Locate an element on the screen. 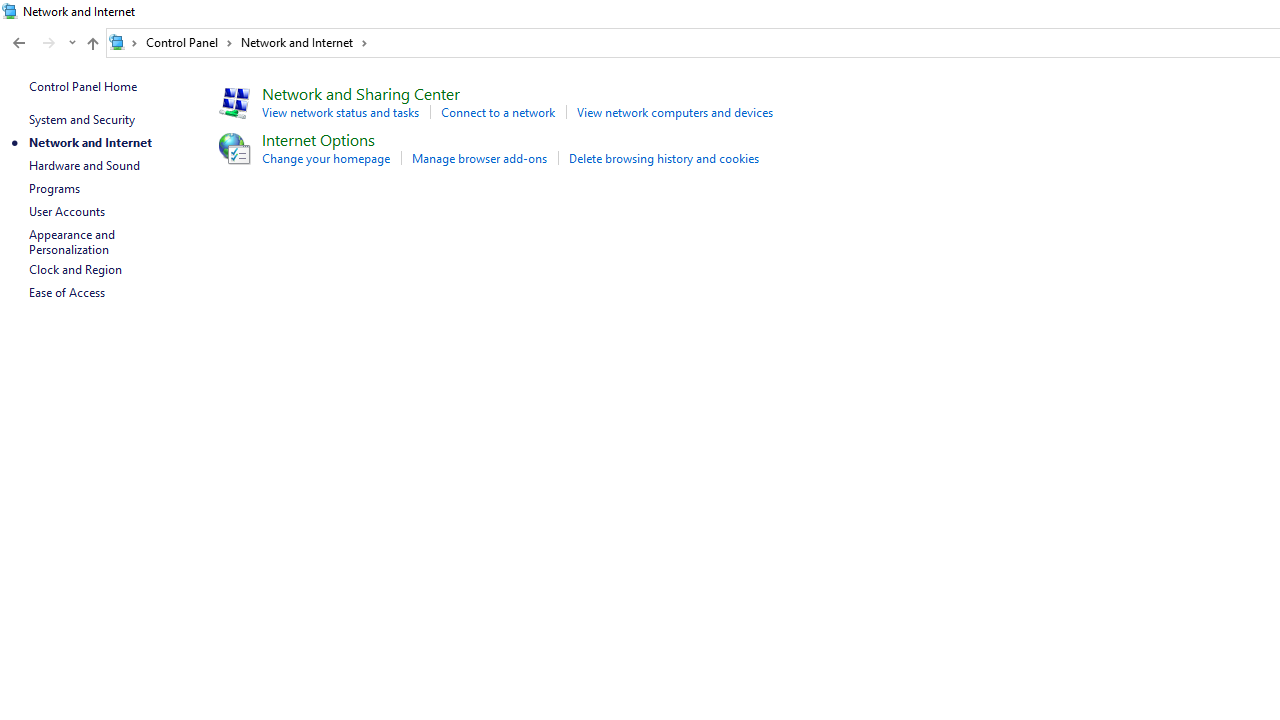  'Forward (Alt + Right Arrow)' is located at coordinates (49, 43).